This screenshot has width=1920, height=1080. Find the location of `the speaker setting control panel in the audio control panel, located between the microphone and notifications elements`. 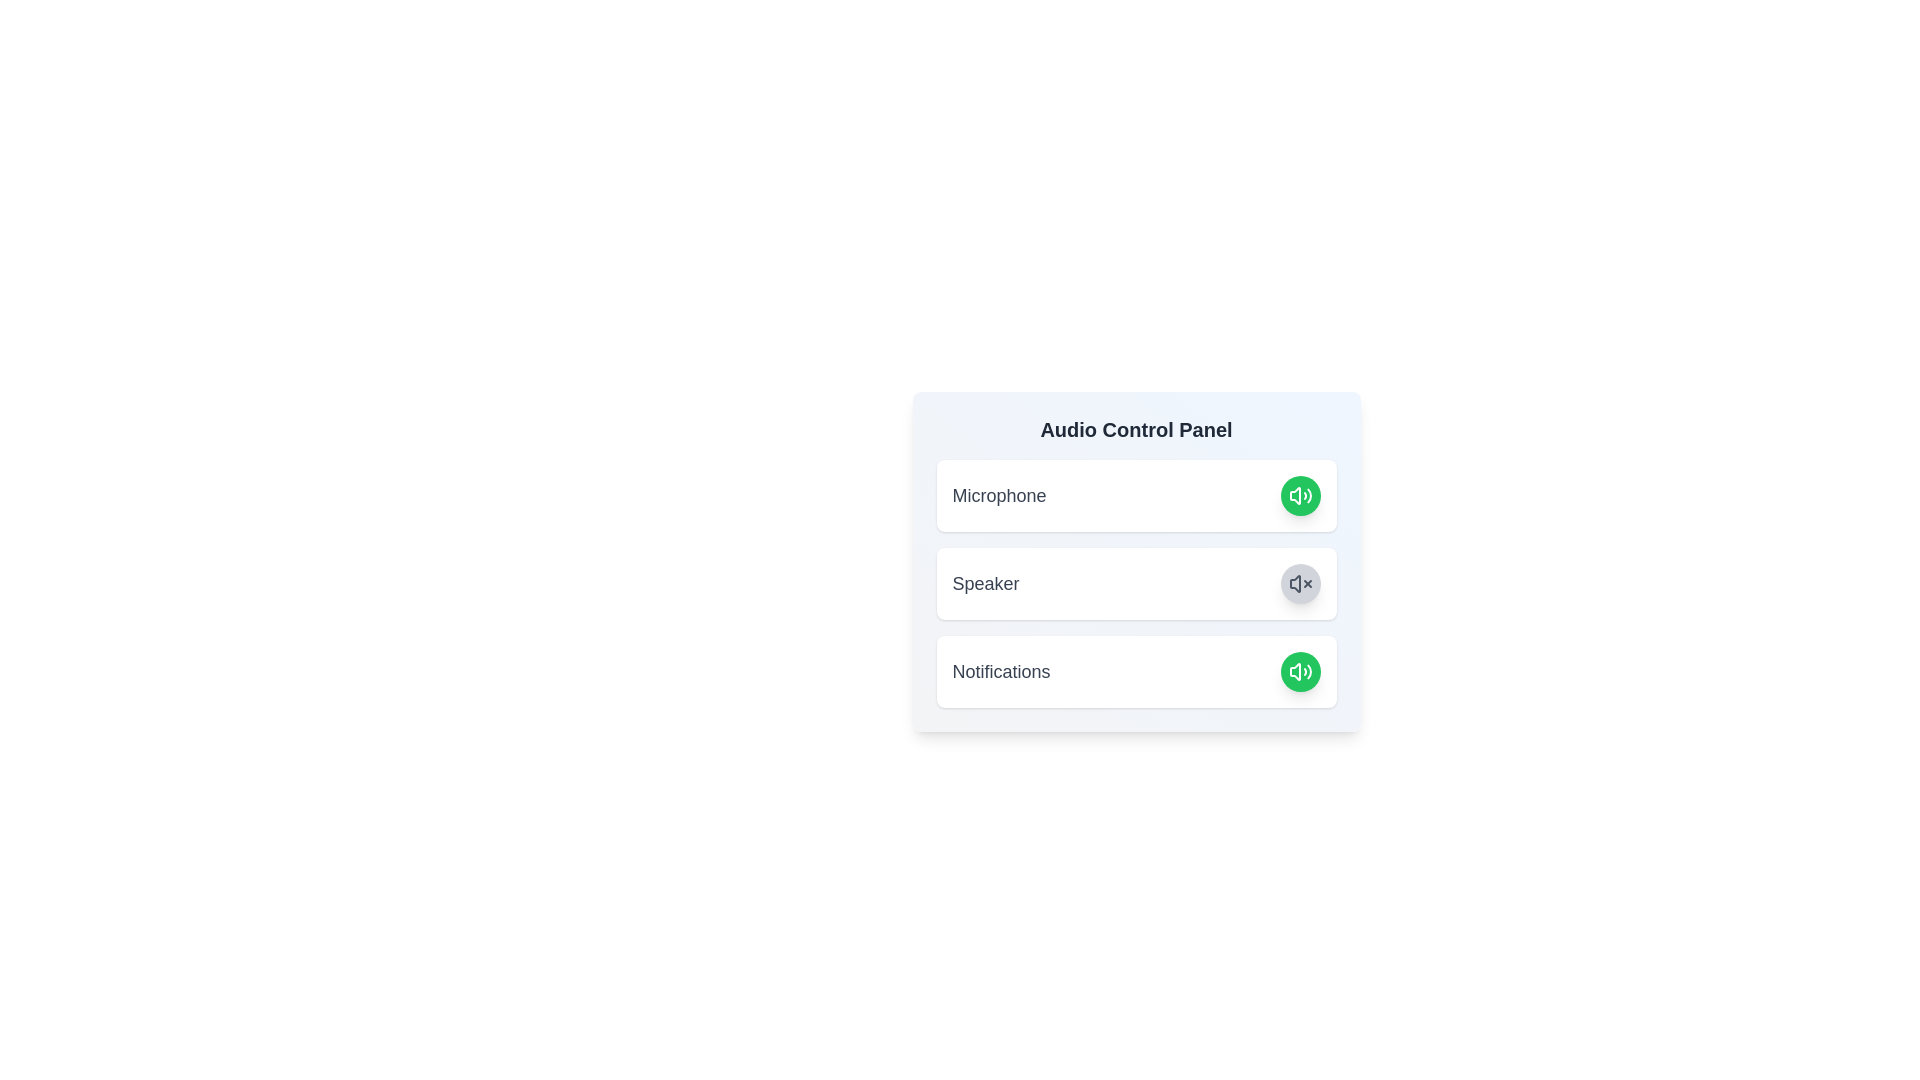

the speaker setting control panel in the audio control panel, located between the microphone and notifications elements is located at coordinates (1136, 583).